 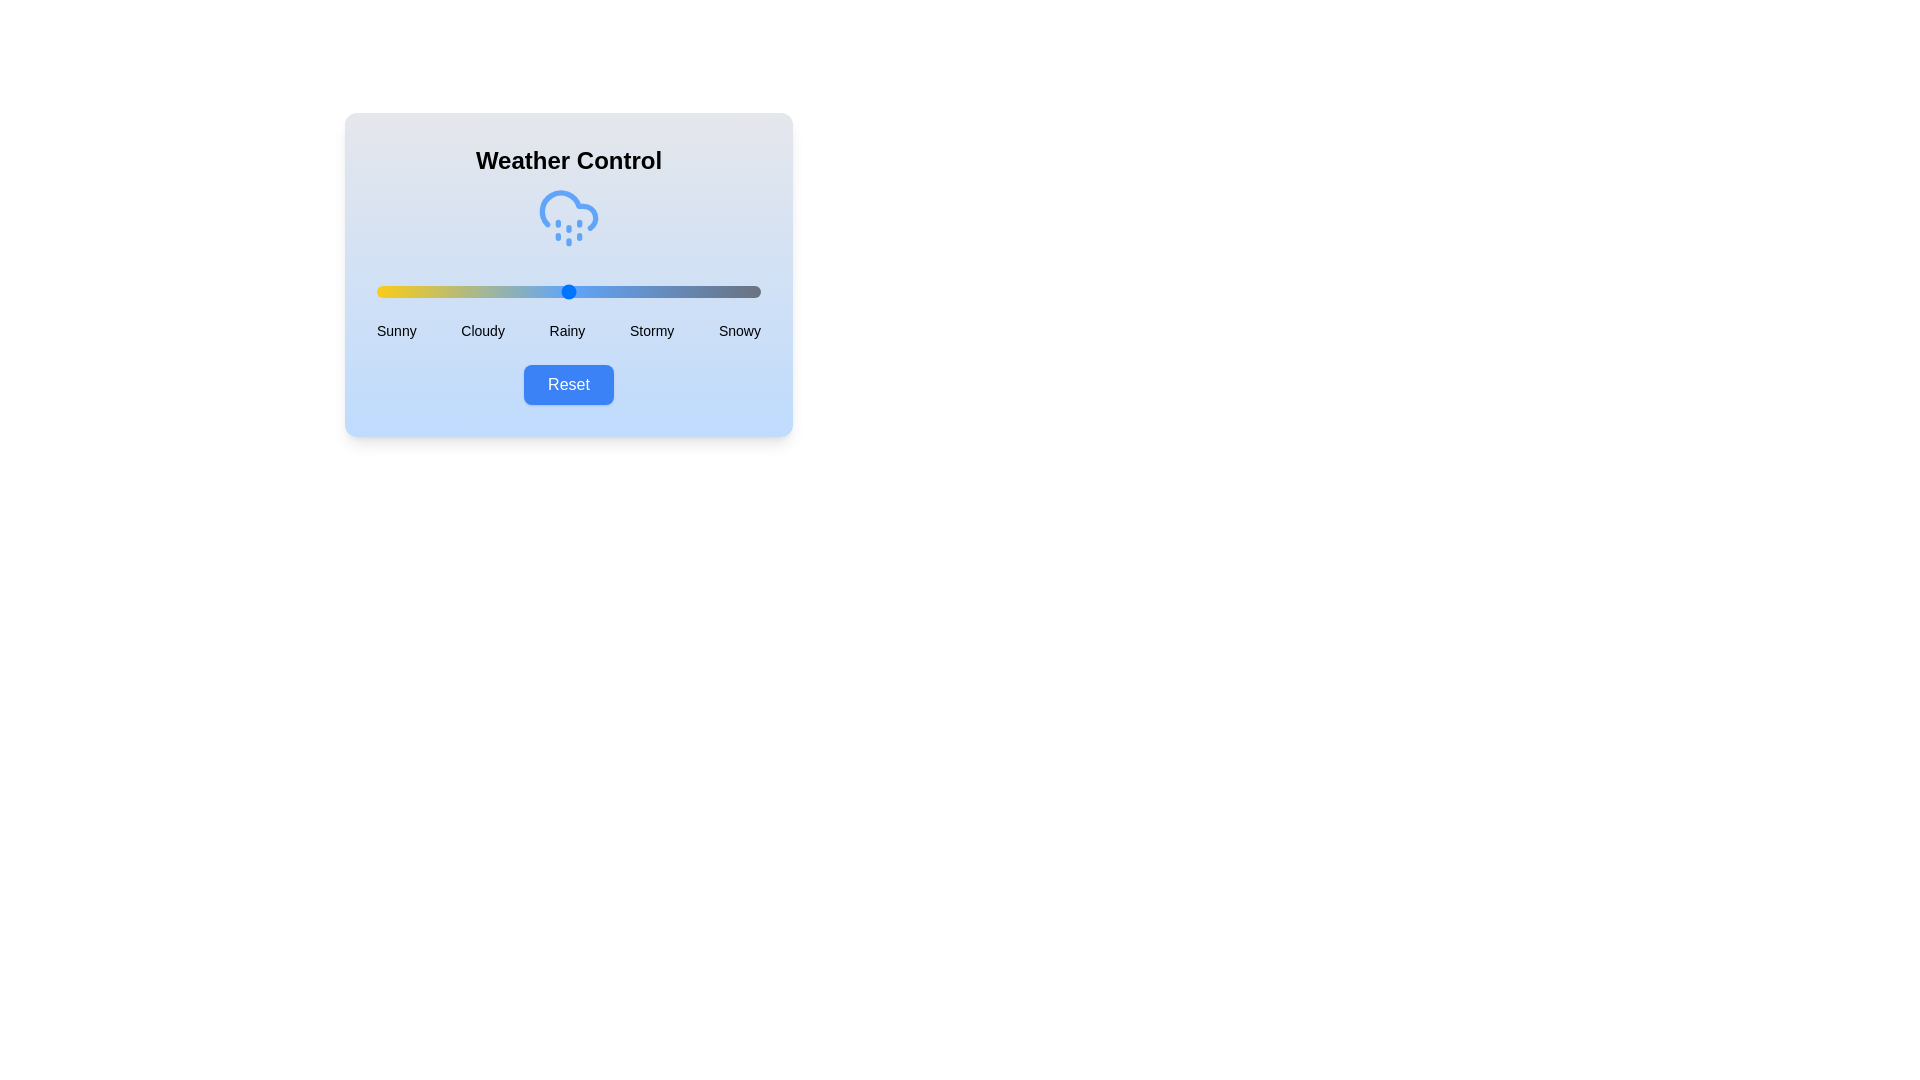 I want to click on the weather condition slider to 74, so click(x=661, y=292).